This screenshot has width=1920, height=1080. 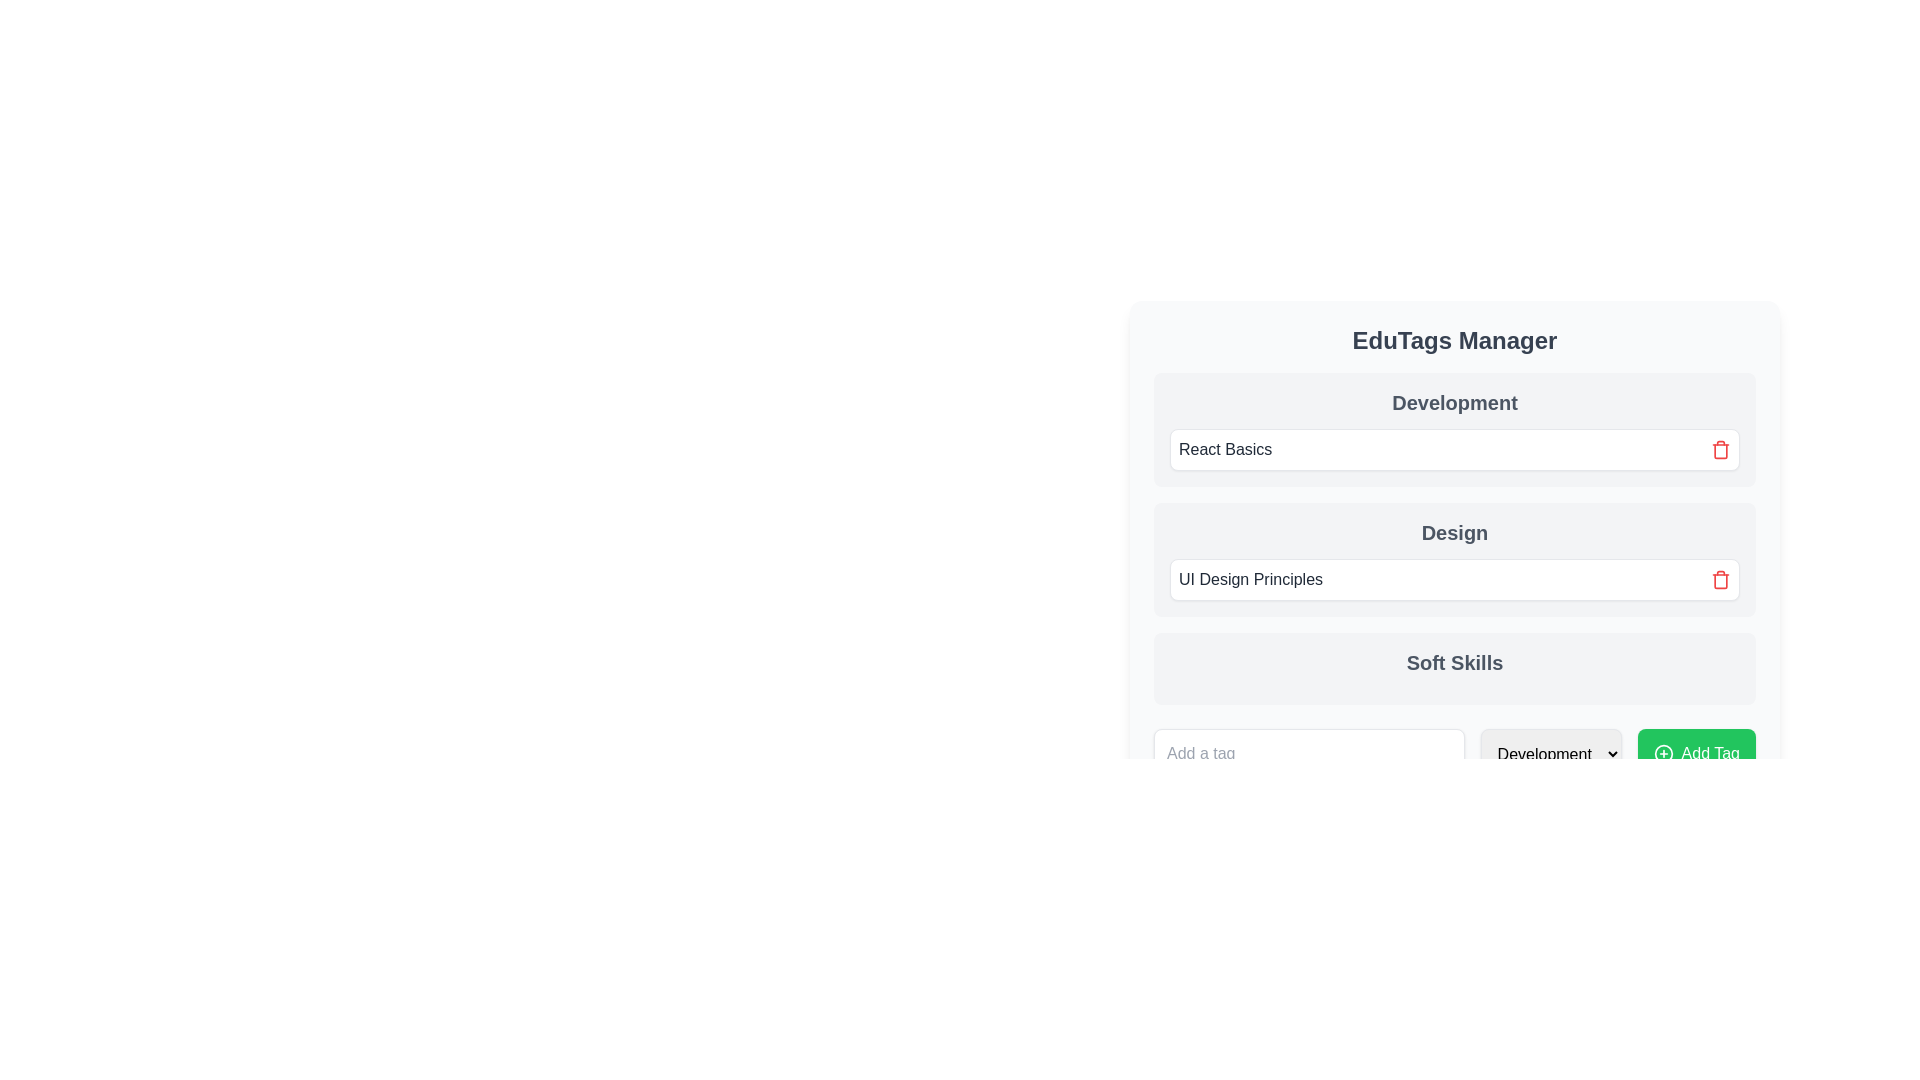 What do you see at coordinates (1550, 753) in the screenshot?
I see `the 'Development' dropdown menu` at bounding box center [1550, 753].